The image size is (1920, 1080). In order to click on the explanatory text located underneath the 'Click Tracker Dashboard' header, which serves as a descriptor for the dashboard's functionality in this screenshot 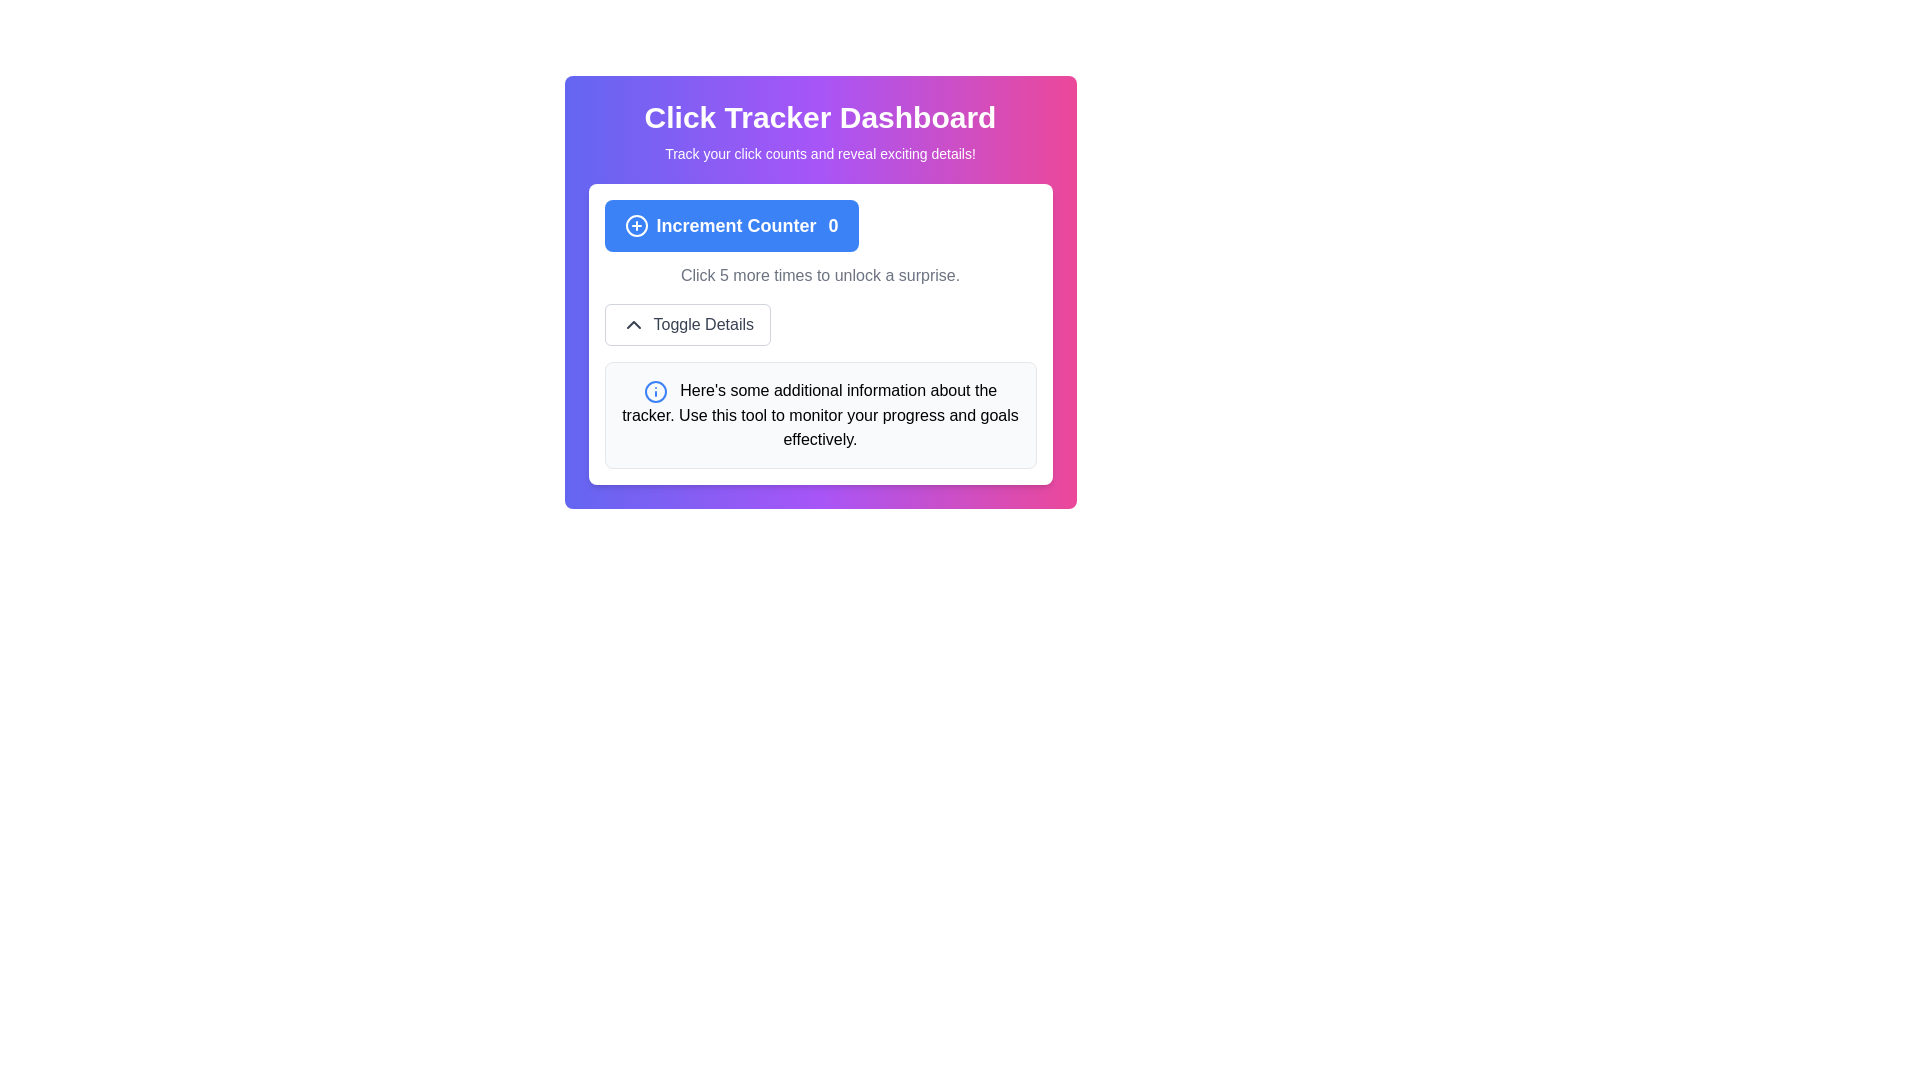, I will do `click(820, 153)`.